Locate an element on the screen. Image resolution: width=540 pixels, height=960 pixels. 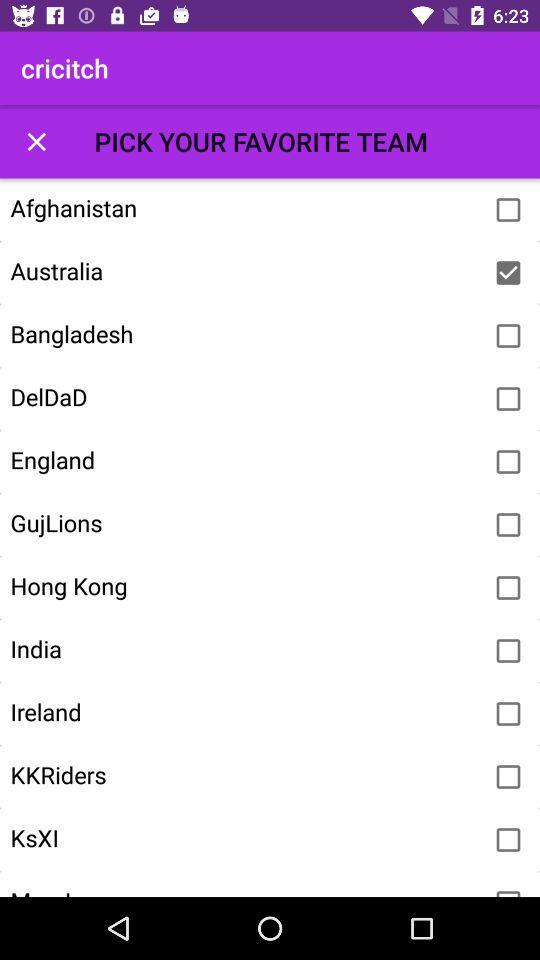
pick ksxi is located at coordinates (508, 840).